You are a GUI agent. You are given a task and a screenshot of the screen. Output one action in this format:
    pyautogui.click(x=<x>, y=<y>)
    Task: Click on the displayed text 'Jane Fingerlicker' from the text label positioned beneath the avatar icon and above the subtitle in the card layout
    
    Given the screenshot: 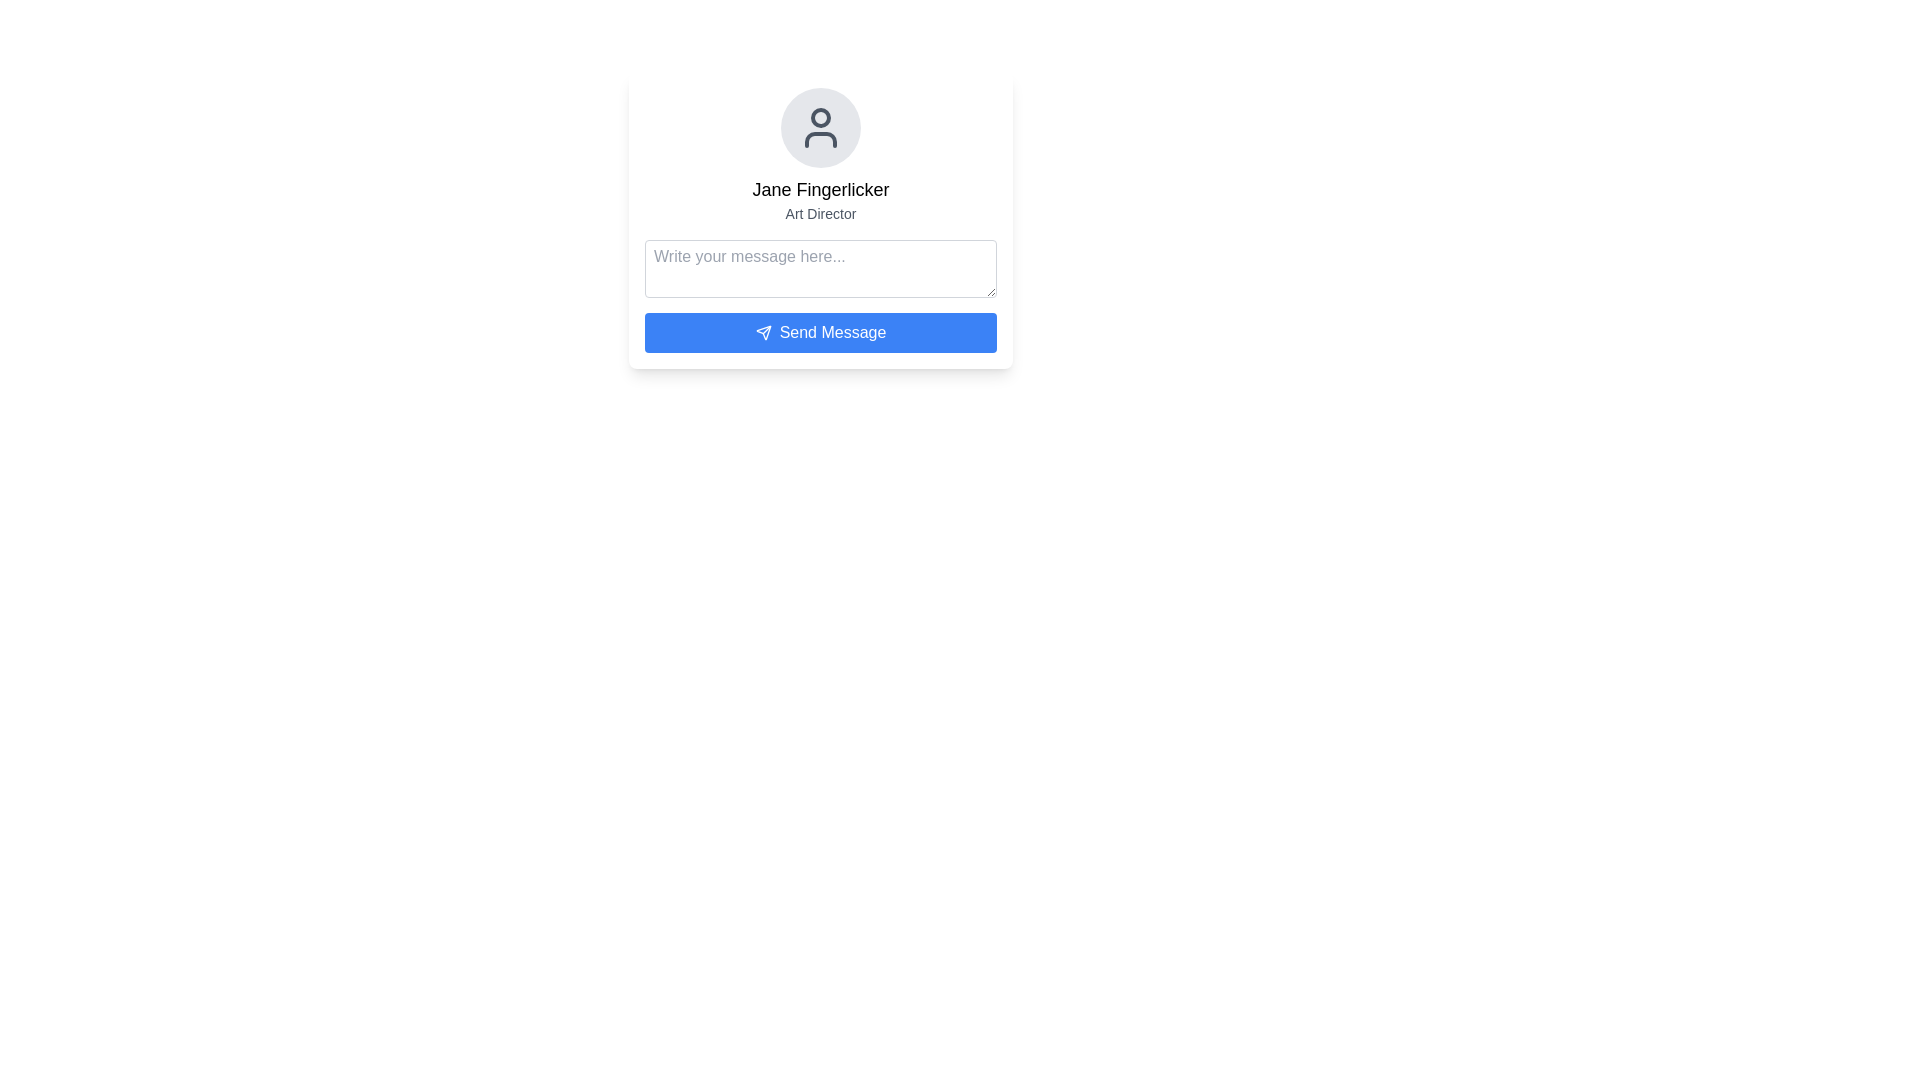 What is the action you would take?
    pyautogui.click(x=820, y=189)
    